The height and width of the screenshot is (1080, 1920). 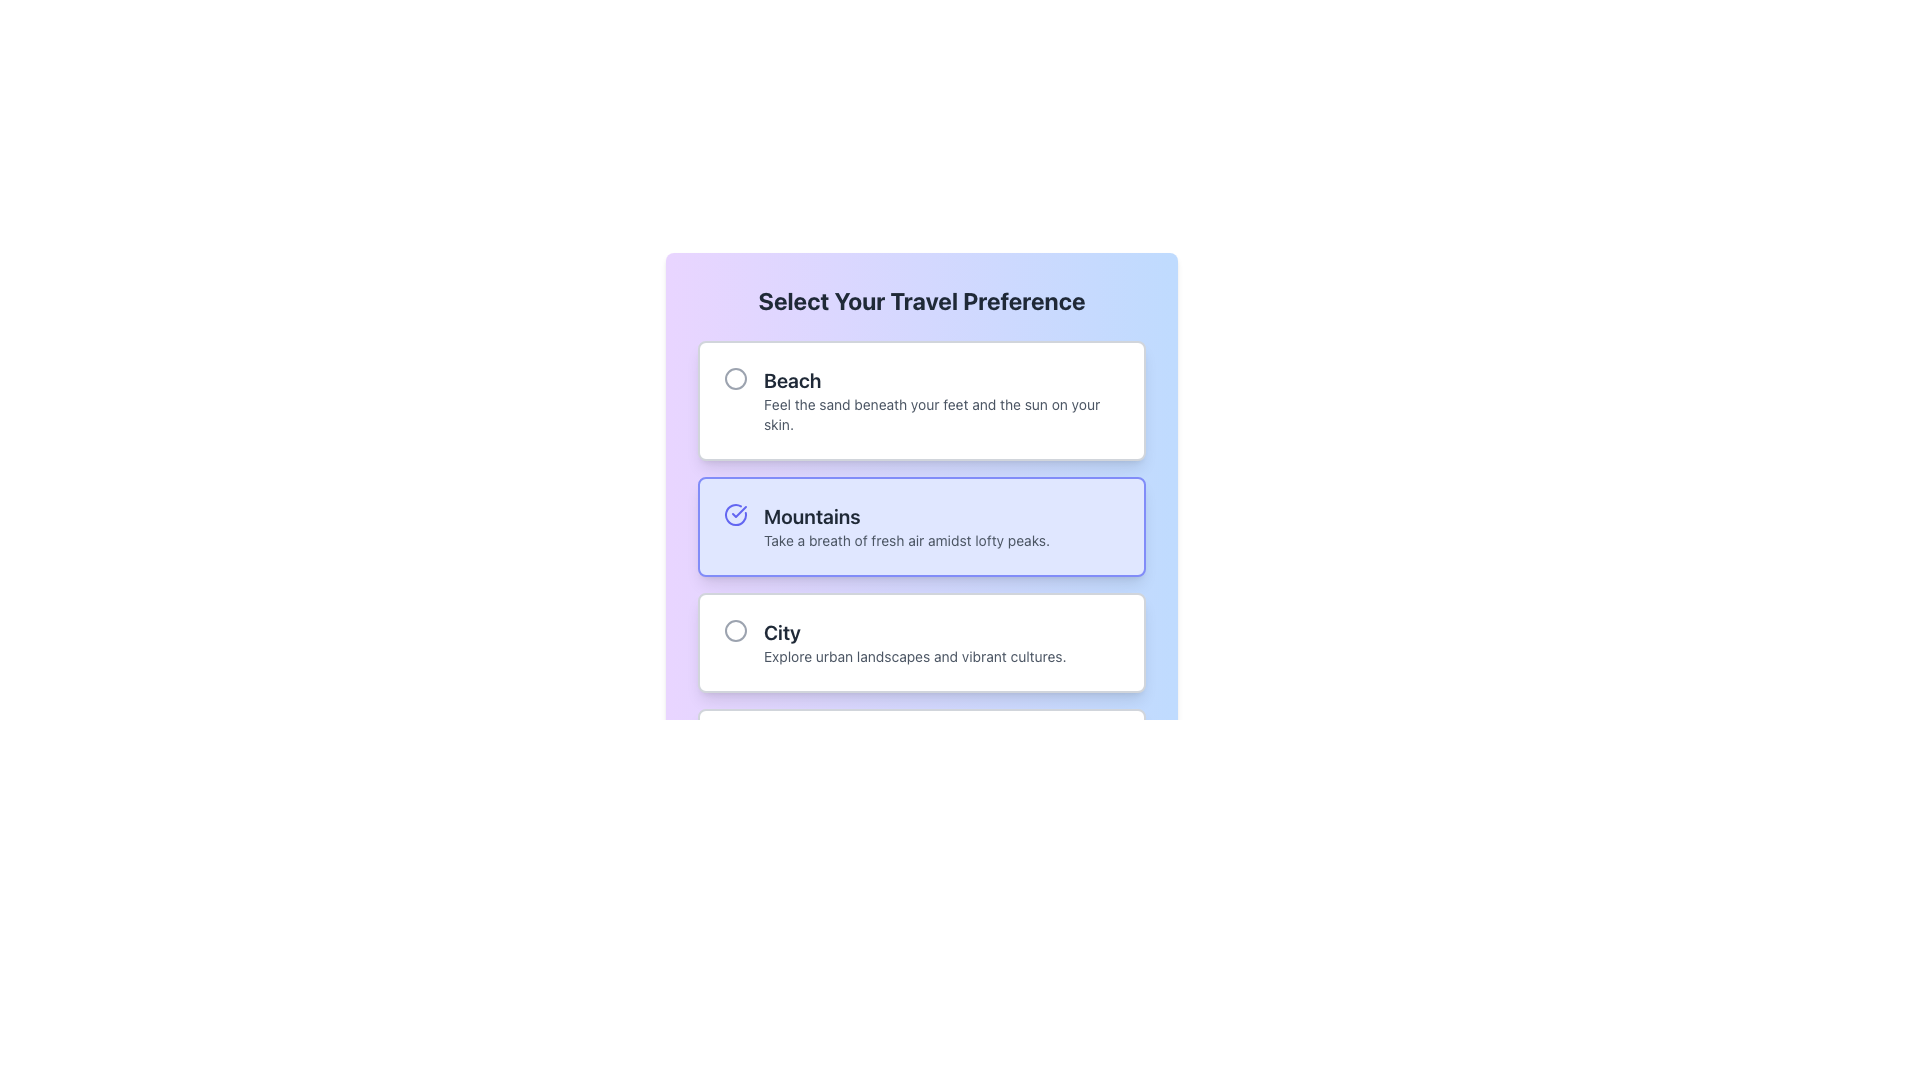 I want to click on the indigo checkmark icon located to the left of the 'Mountains' text header in the second option of the preference selection list for status feedback, so click(x=734, y=514).